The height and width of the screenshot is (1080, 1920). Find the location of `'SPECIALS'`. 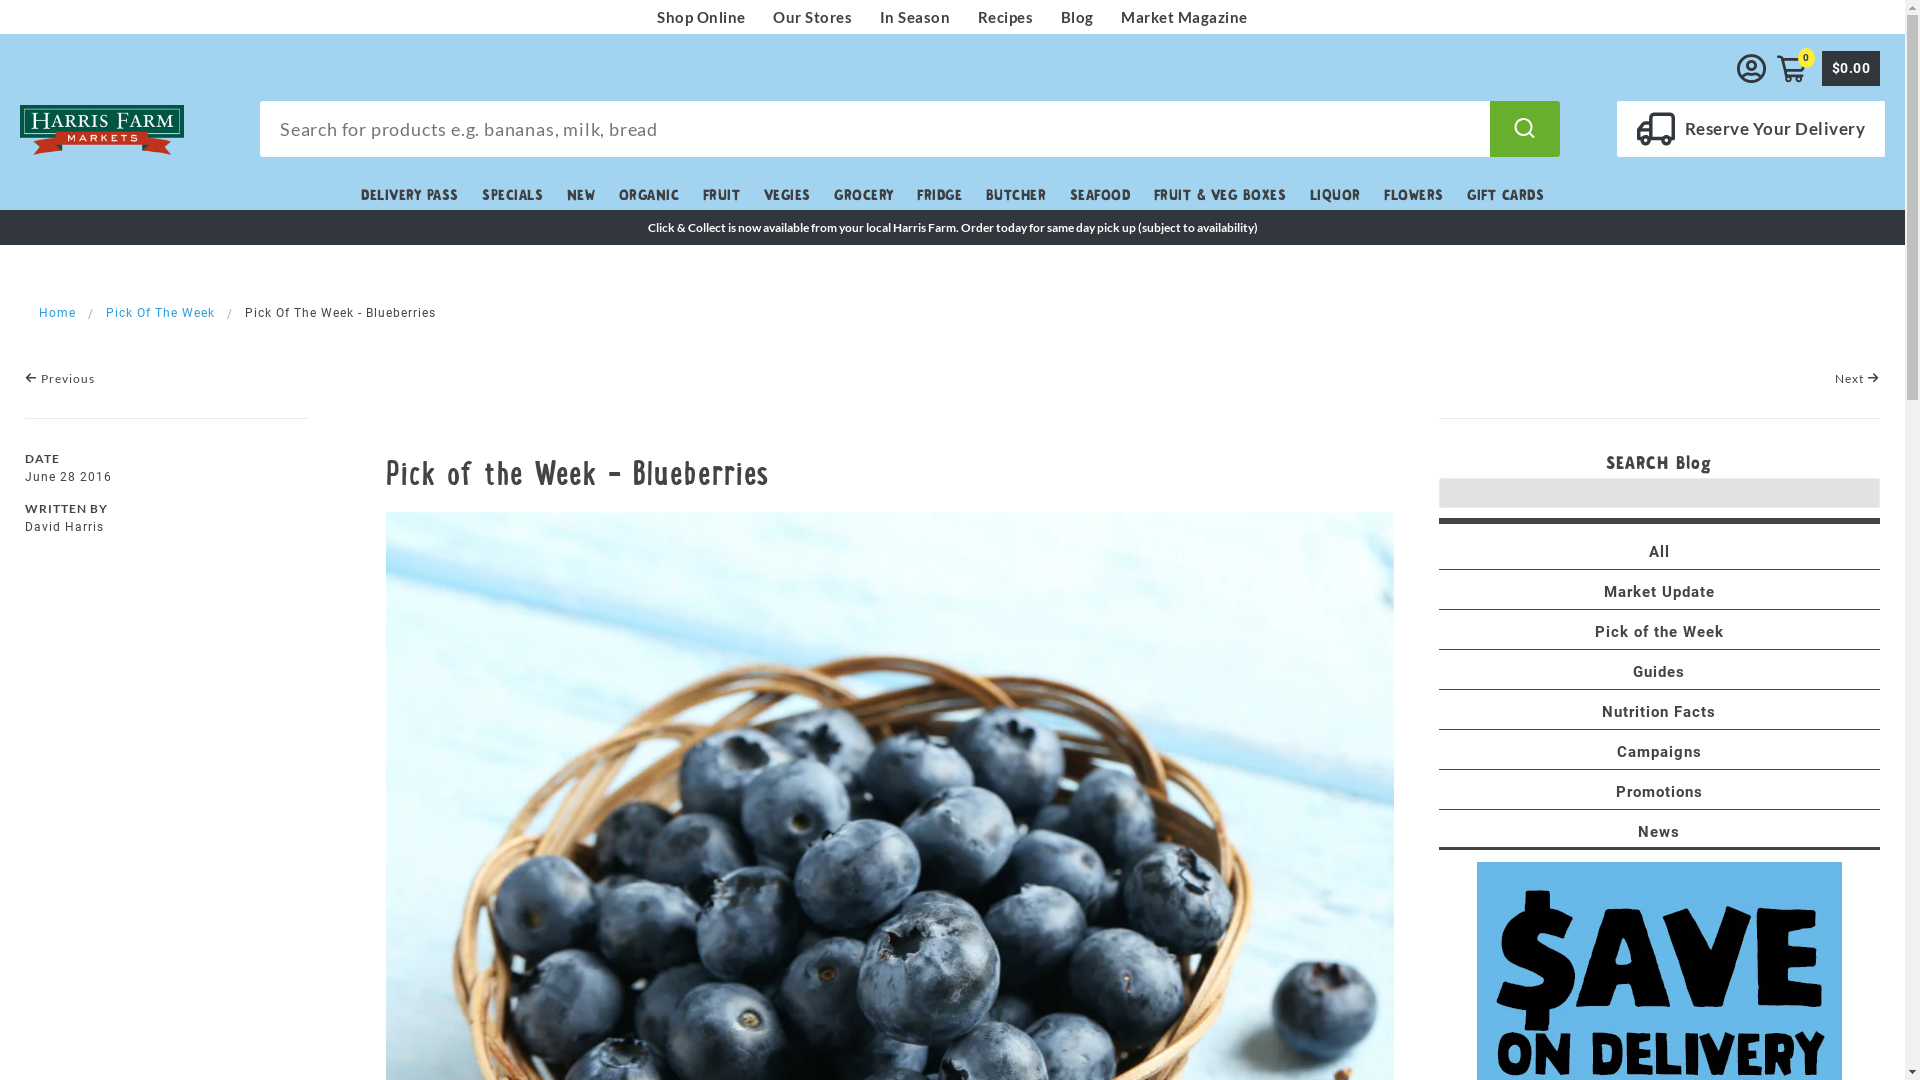

'SPECIALS' is located at coordinates (512, 195).